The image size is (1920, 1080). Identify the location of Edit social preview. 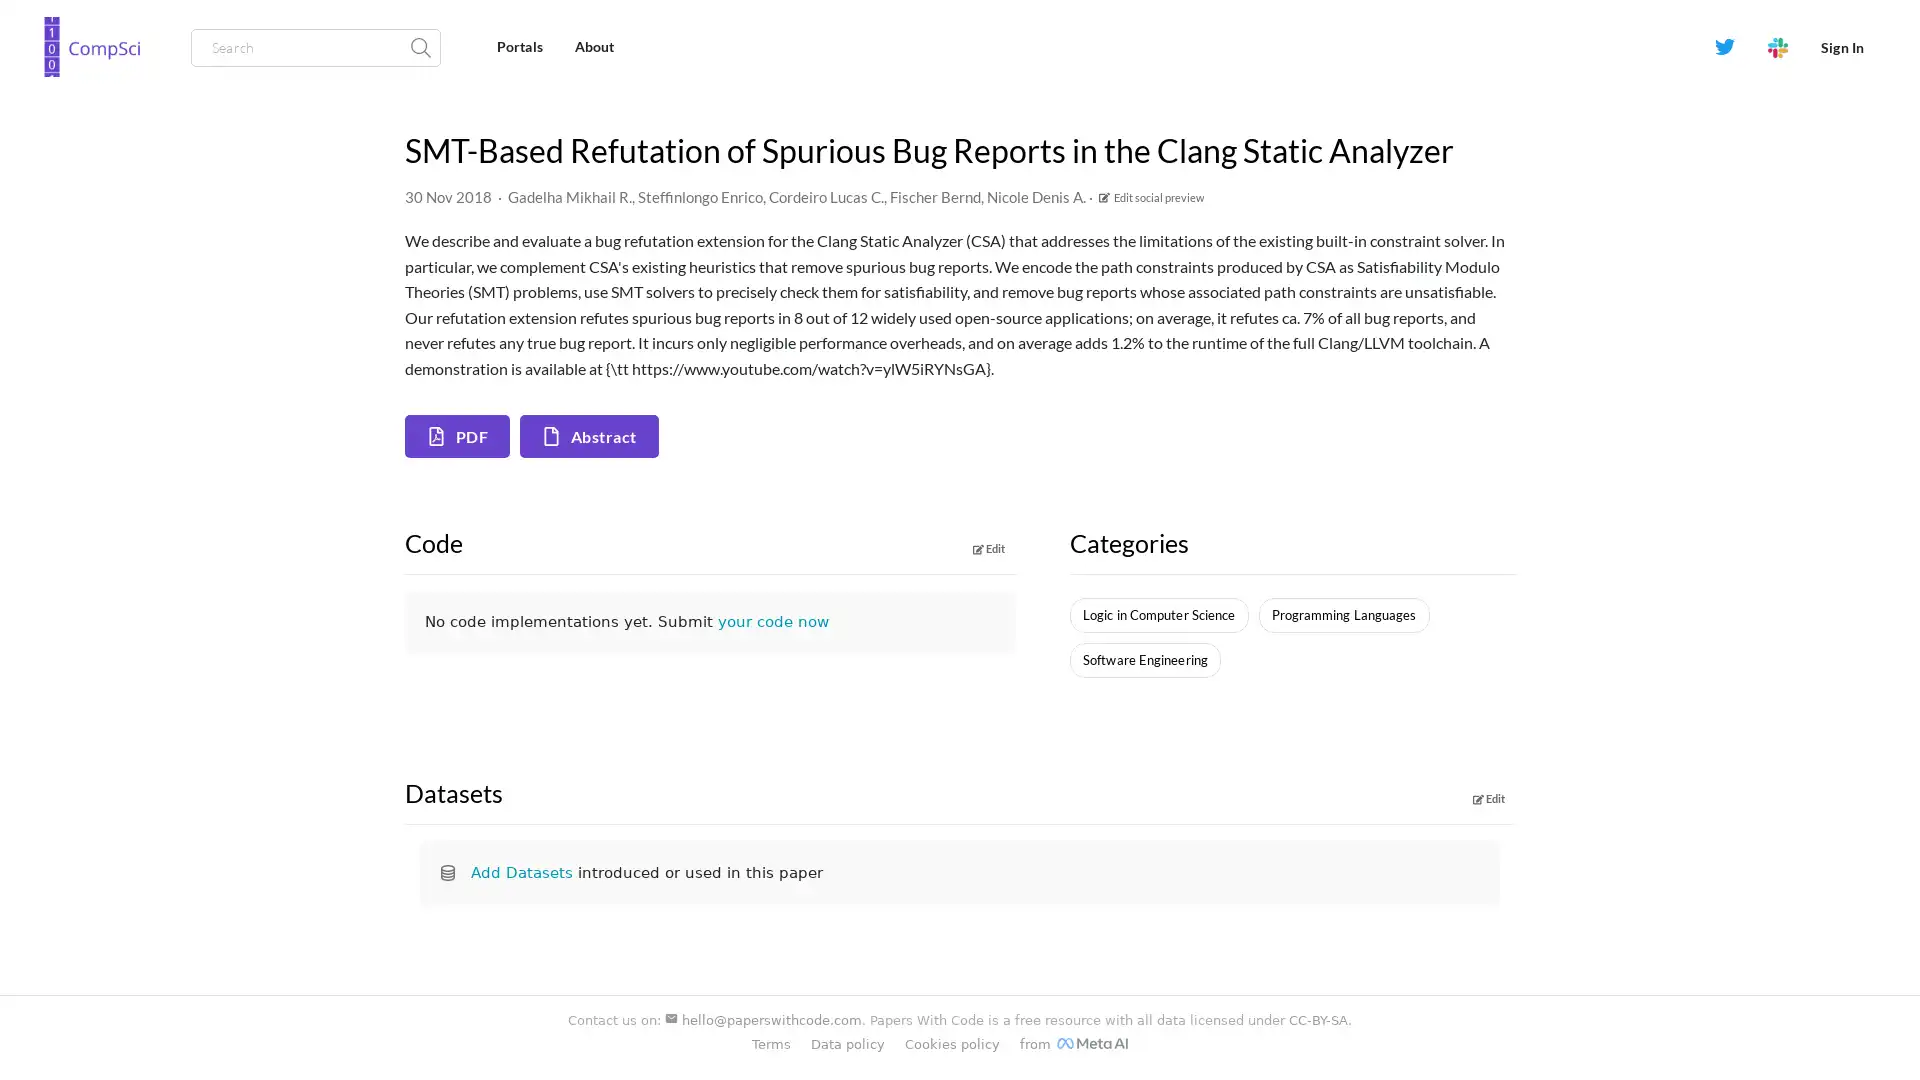
(1150, 198).